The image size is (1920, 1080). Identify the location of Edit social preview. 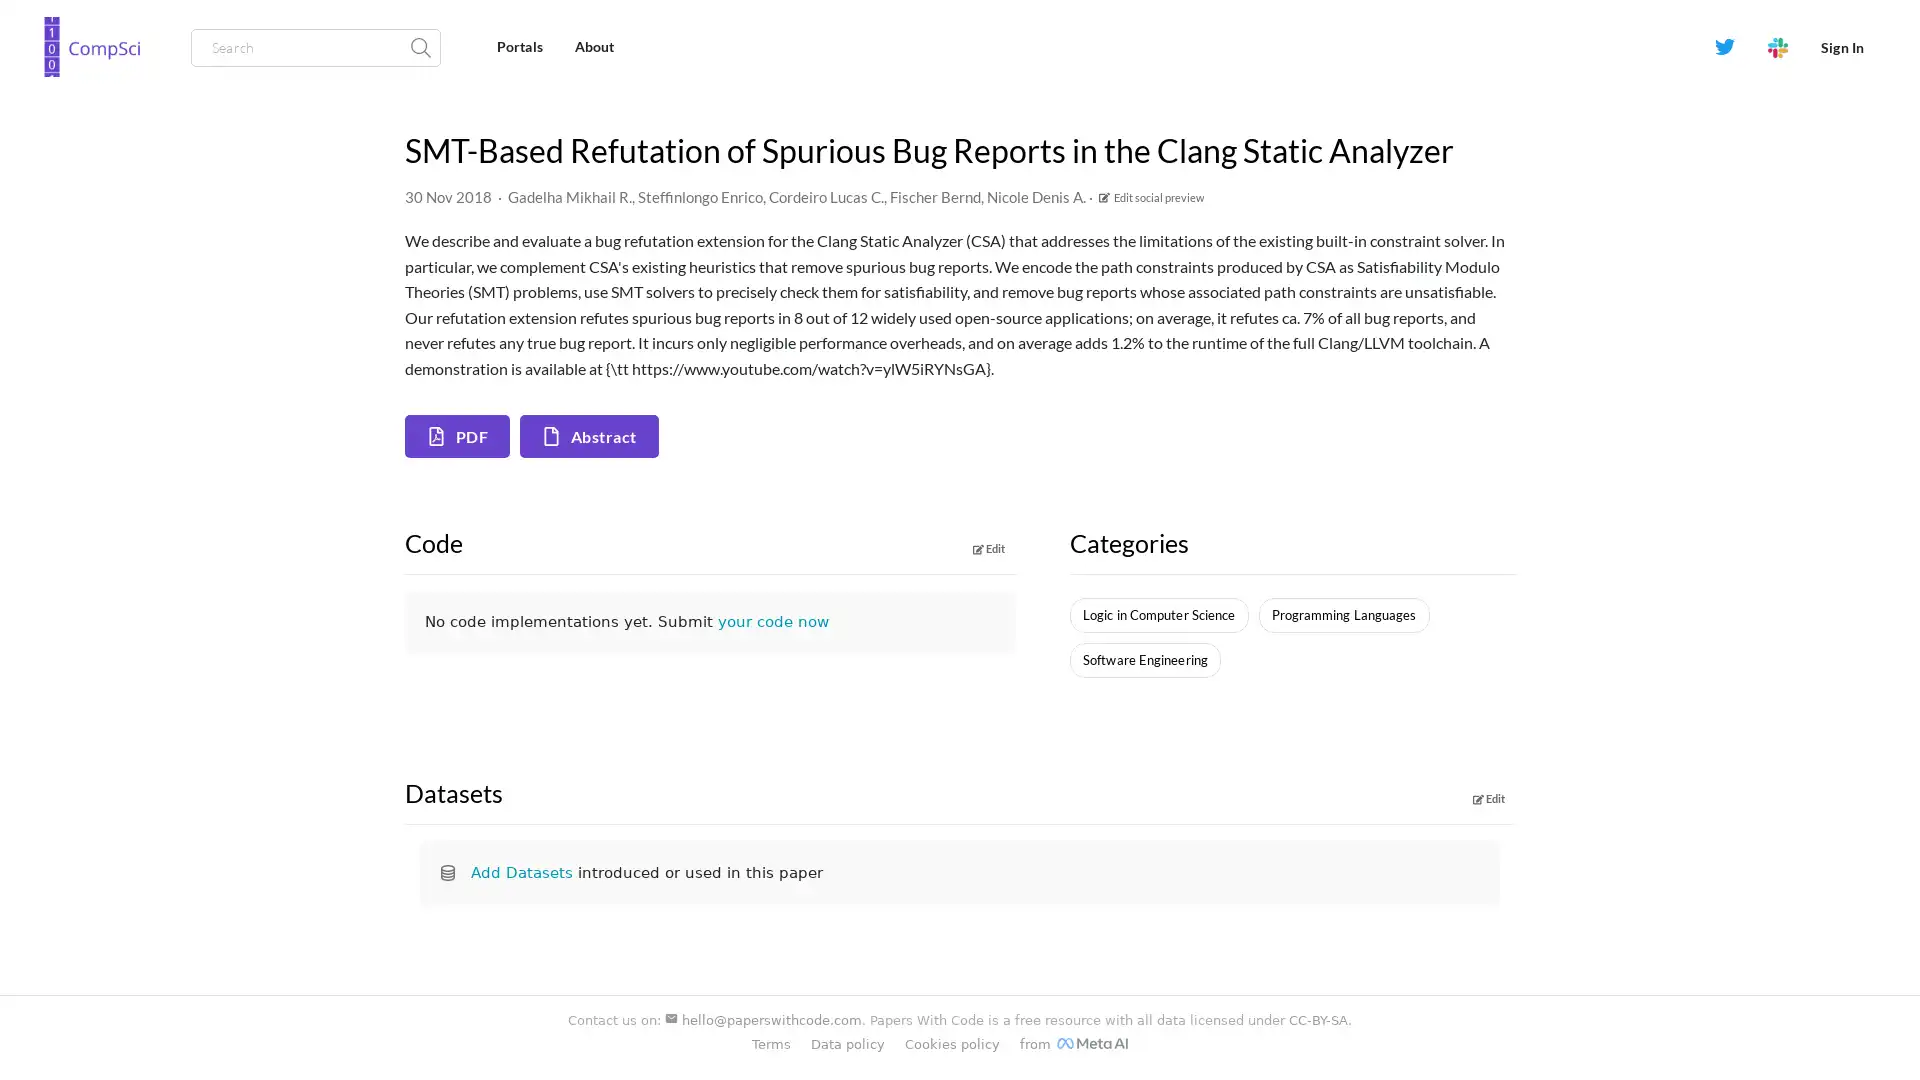
(1150, 198).